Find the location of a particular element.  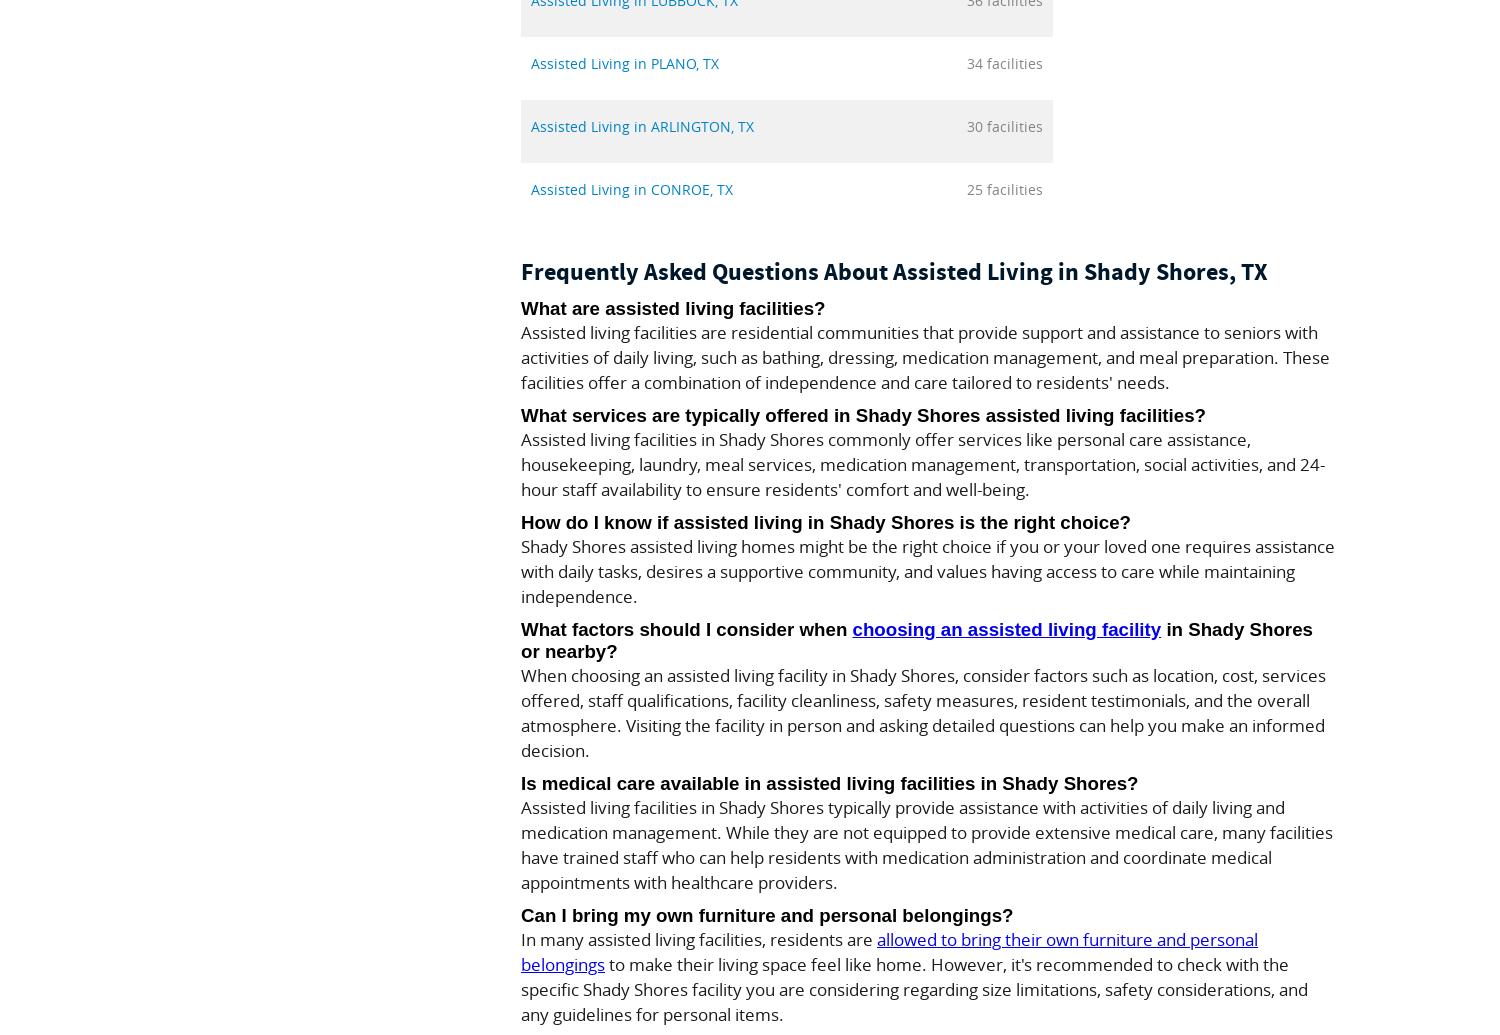

'Shady Shores assisted living homes might be the right choice if you or your loved one requires assistance with daily tasks, desires a supportive community, and values having access to care while maintaining independence.' is located at coordinates (520, 570).